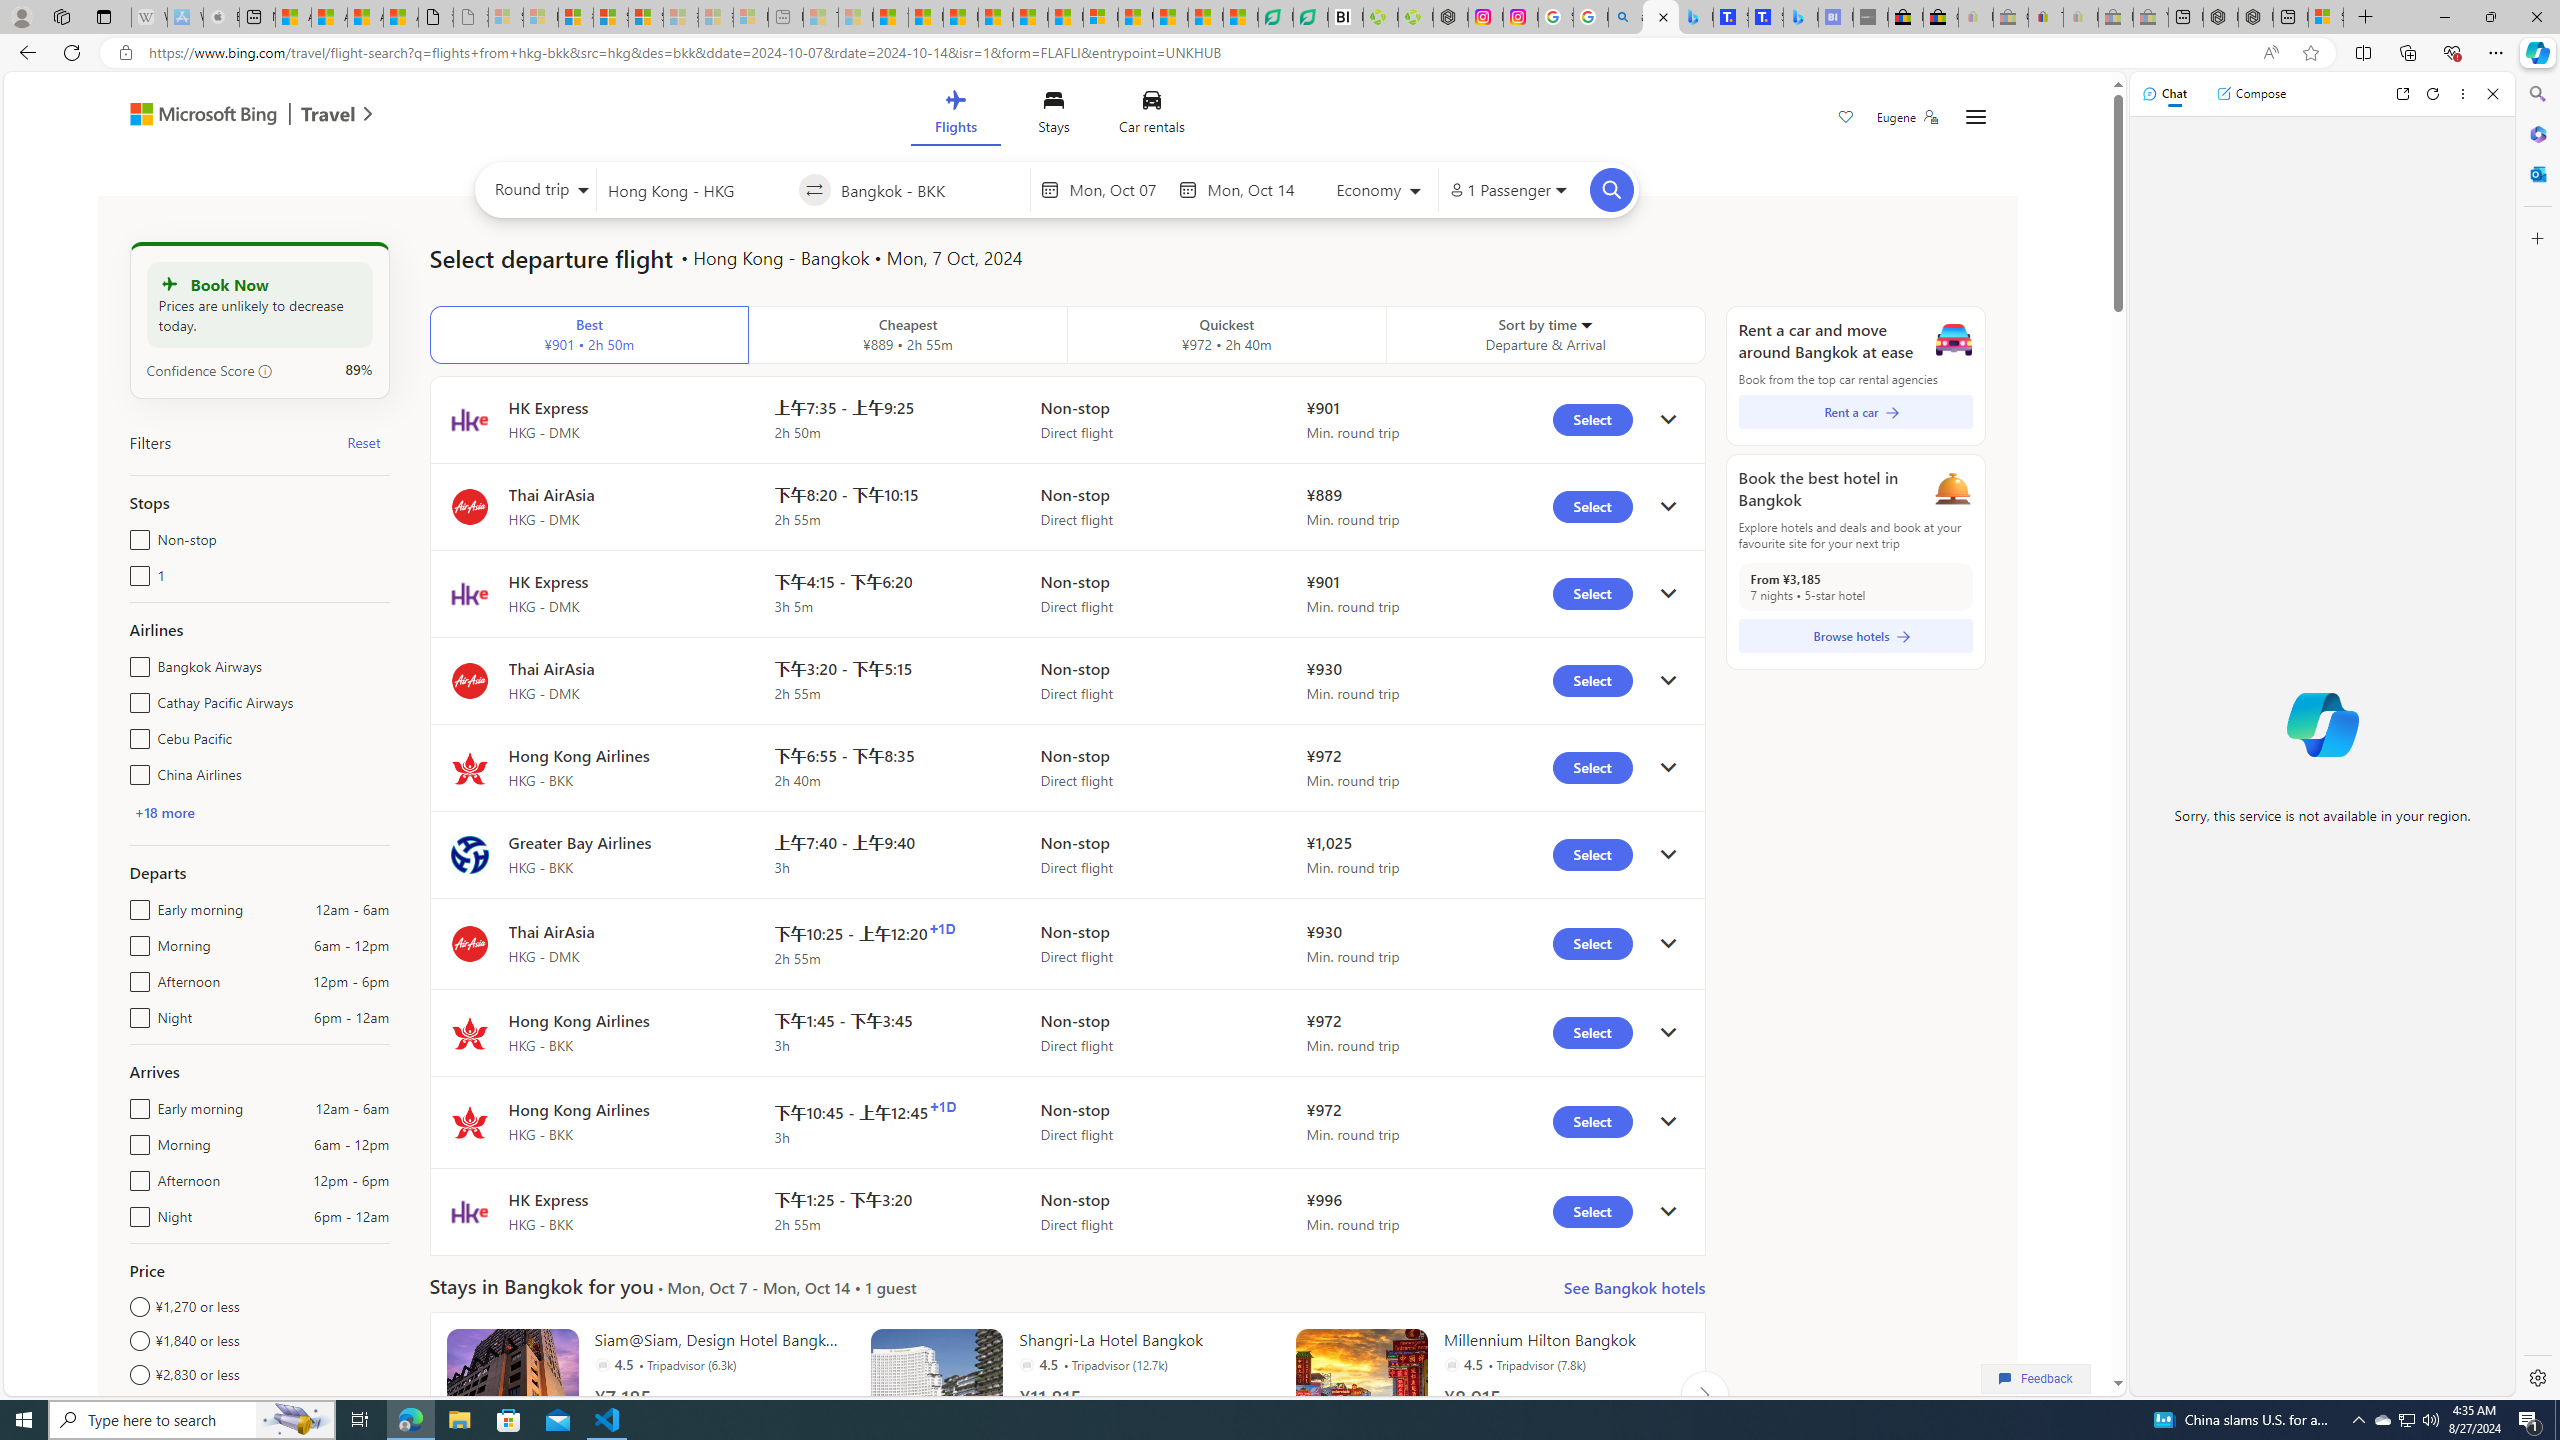  What do you see at coordinates (1660, 16) in the screenshot?
I see `'Microsoft Bing Travel - Flights from Hong Kong to Bangkok'` at bounding box center [1660, 16].